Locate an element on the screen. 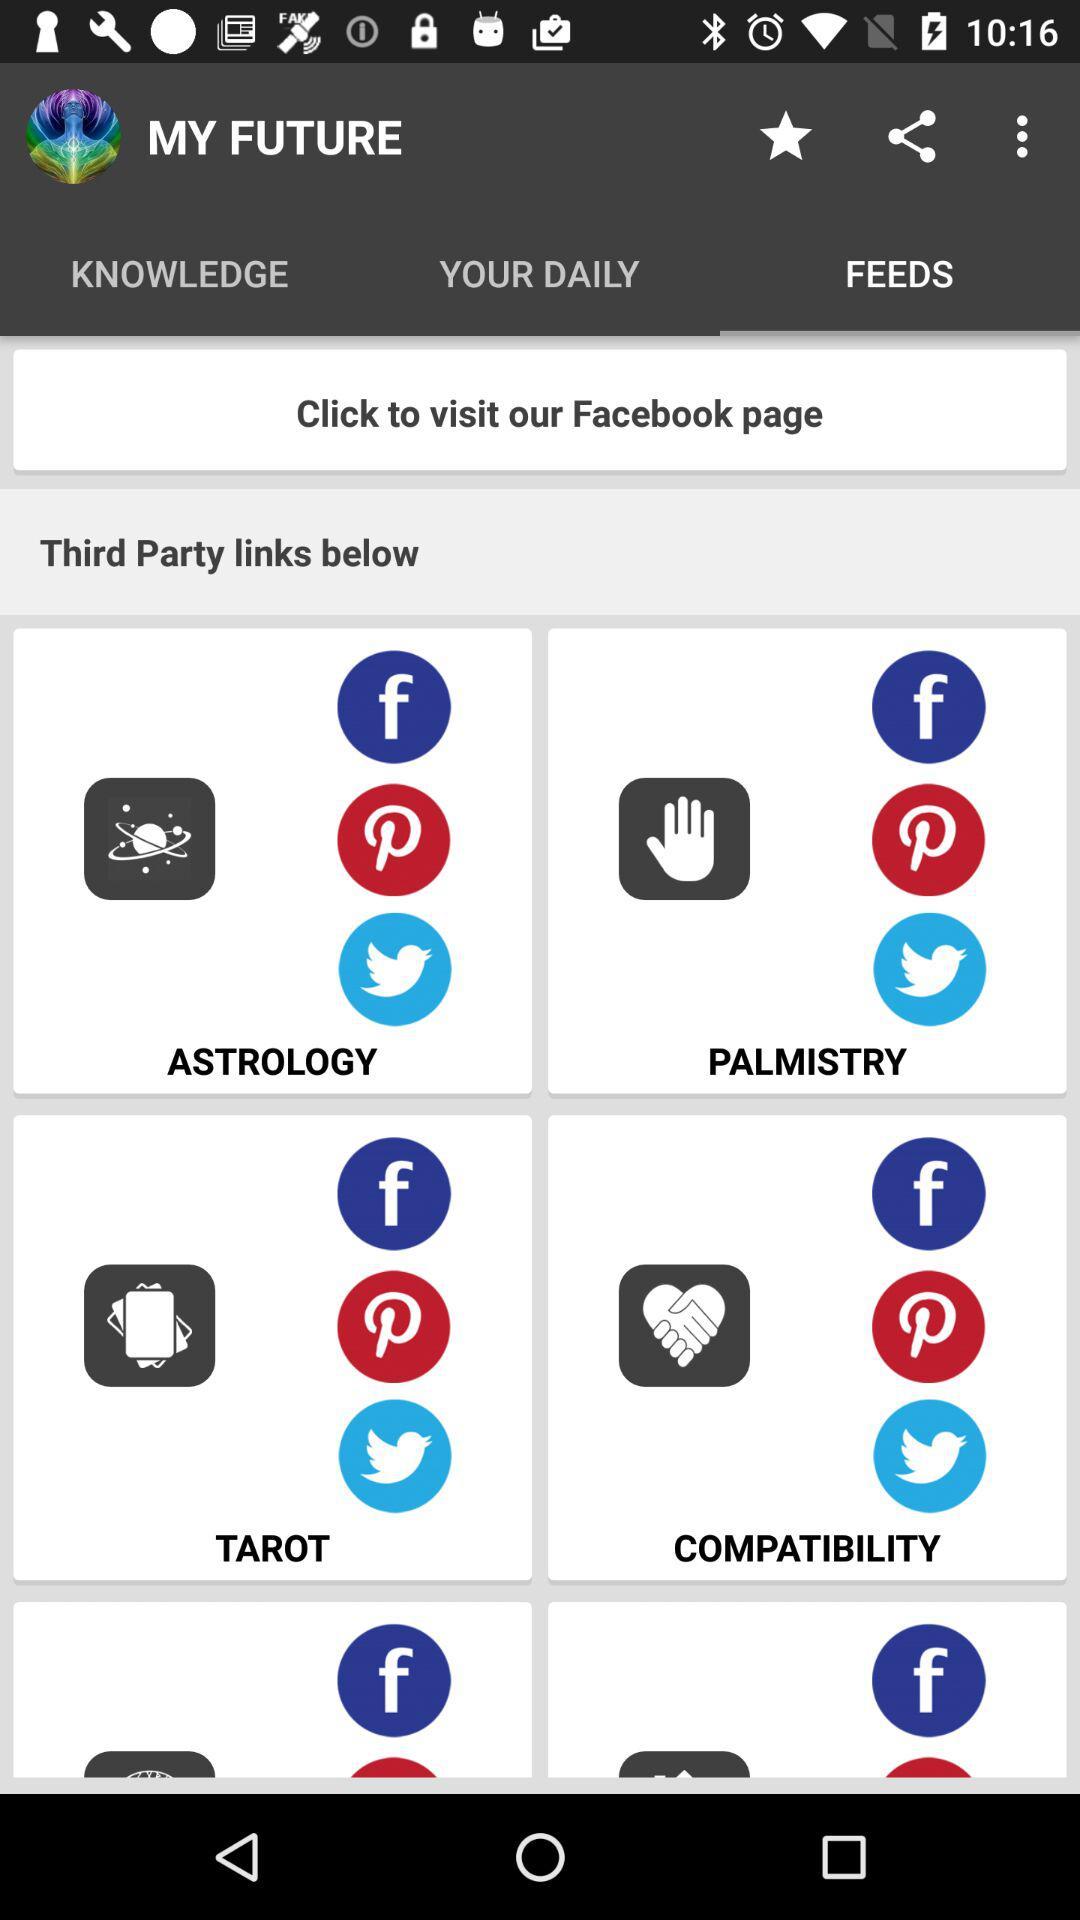 The width and height of the screenshot is (1080, 1920). the item above third party links item is located at coordinates (540, 411).